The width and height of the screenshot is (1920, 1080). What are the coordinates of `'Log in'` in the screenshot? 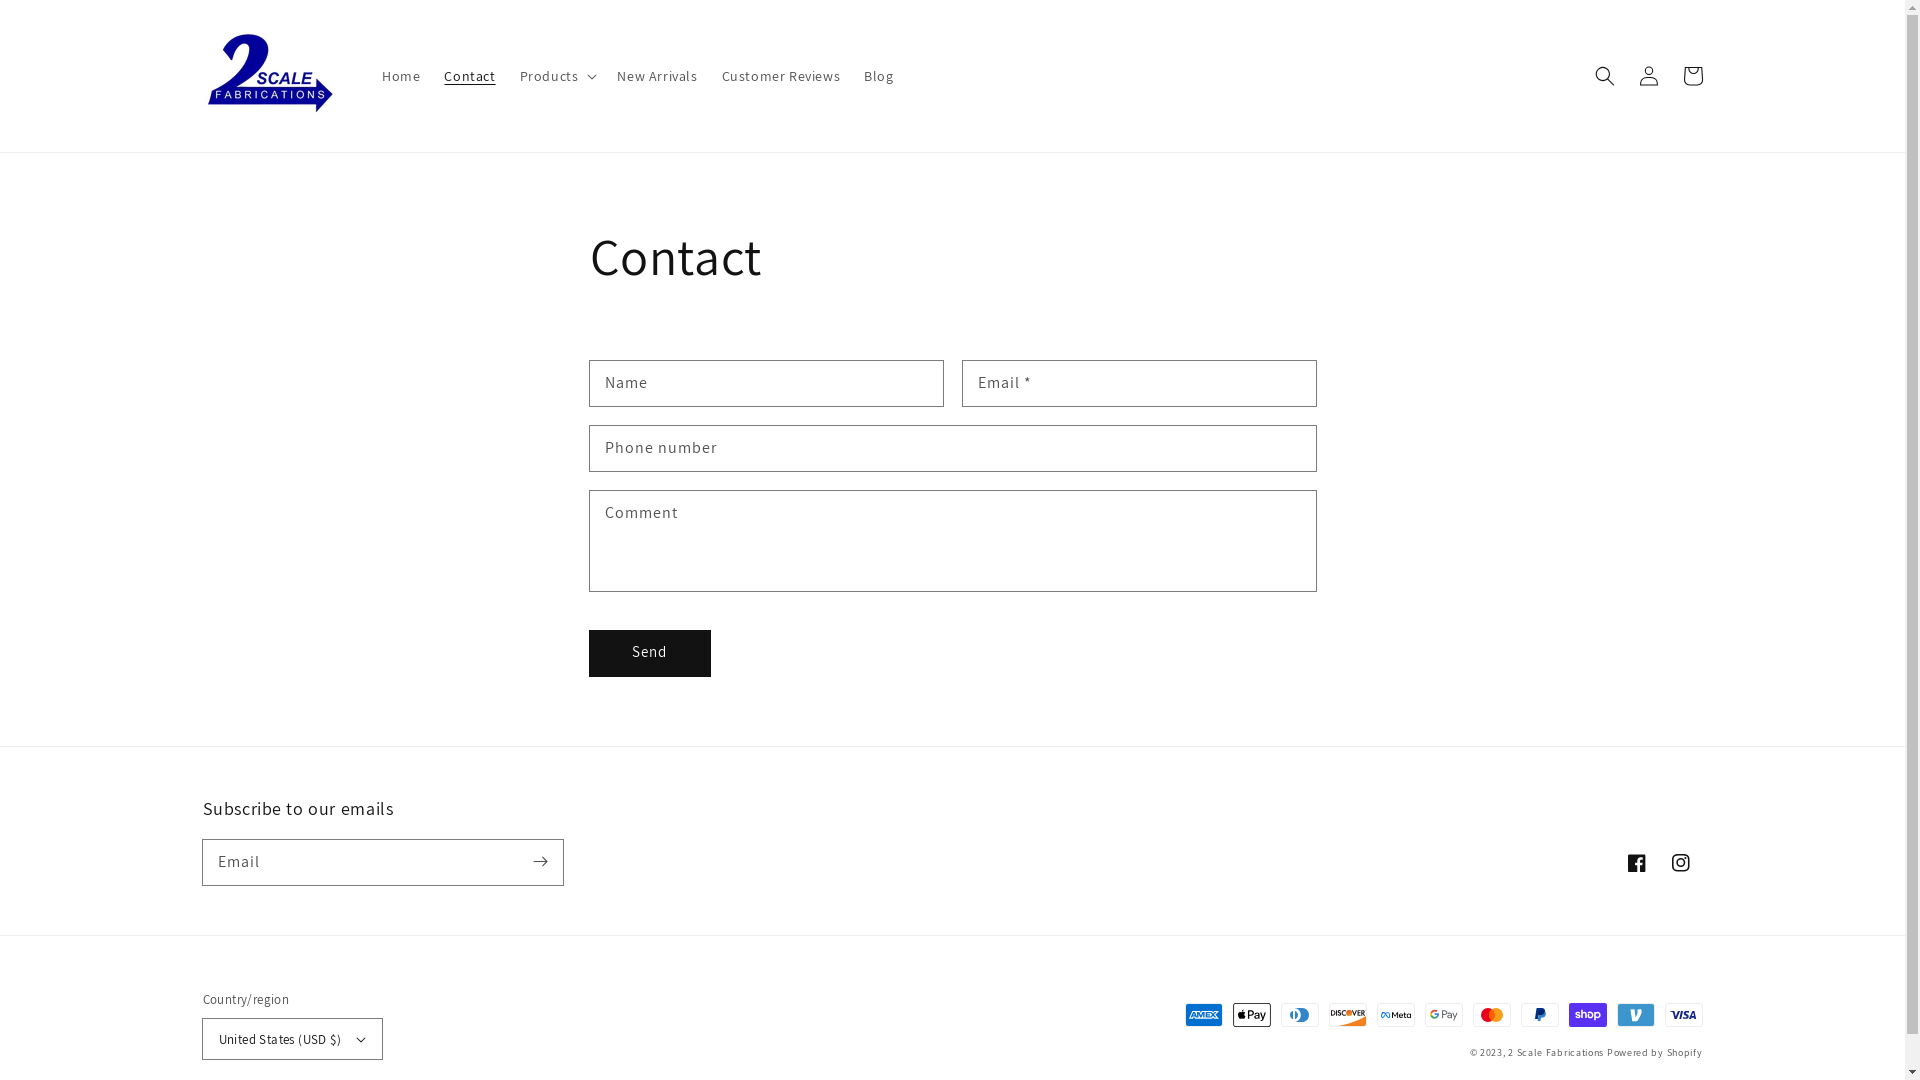 It's located at (1626, 75).